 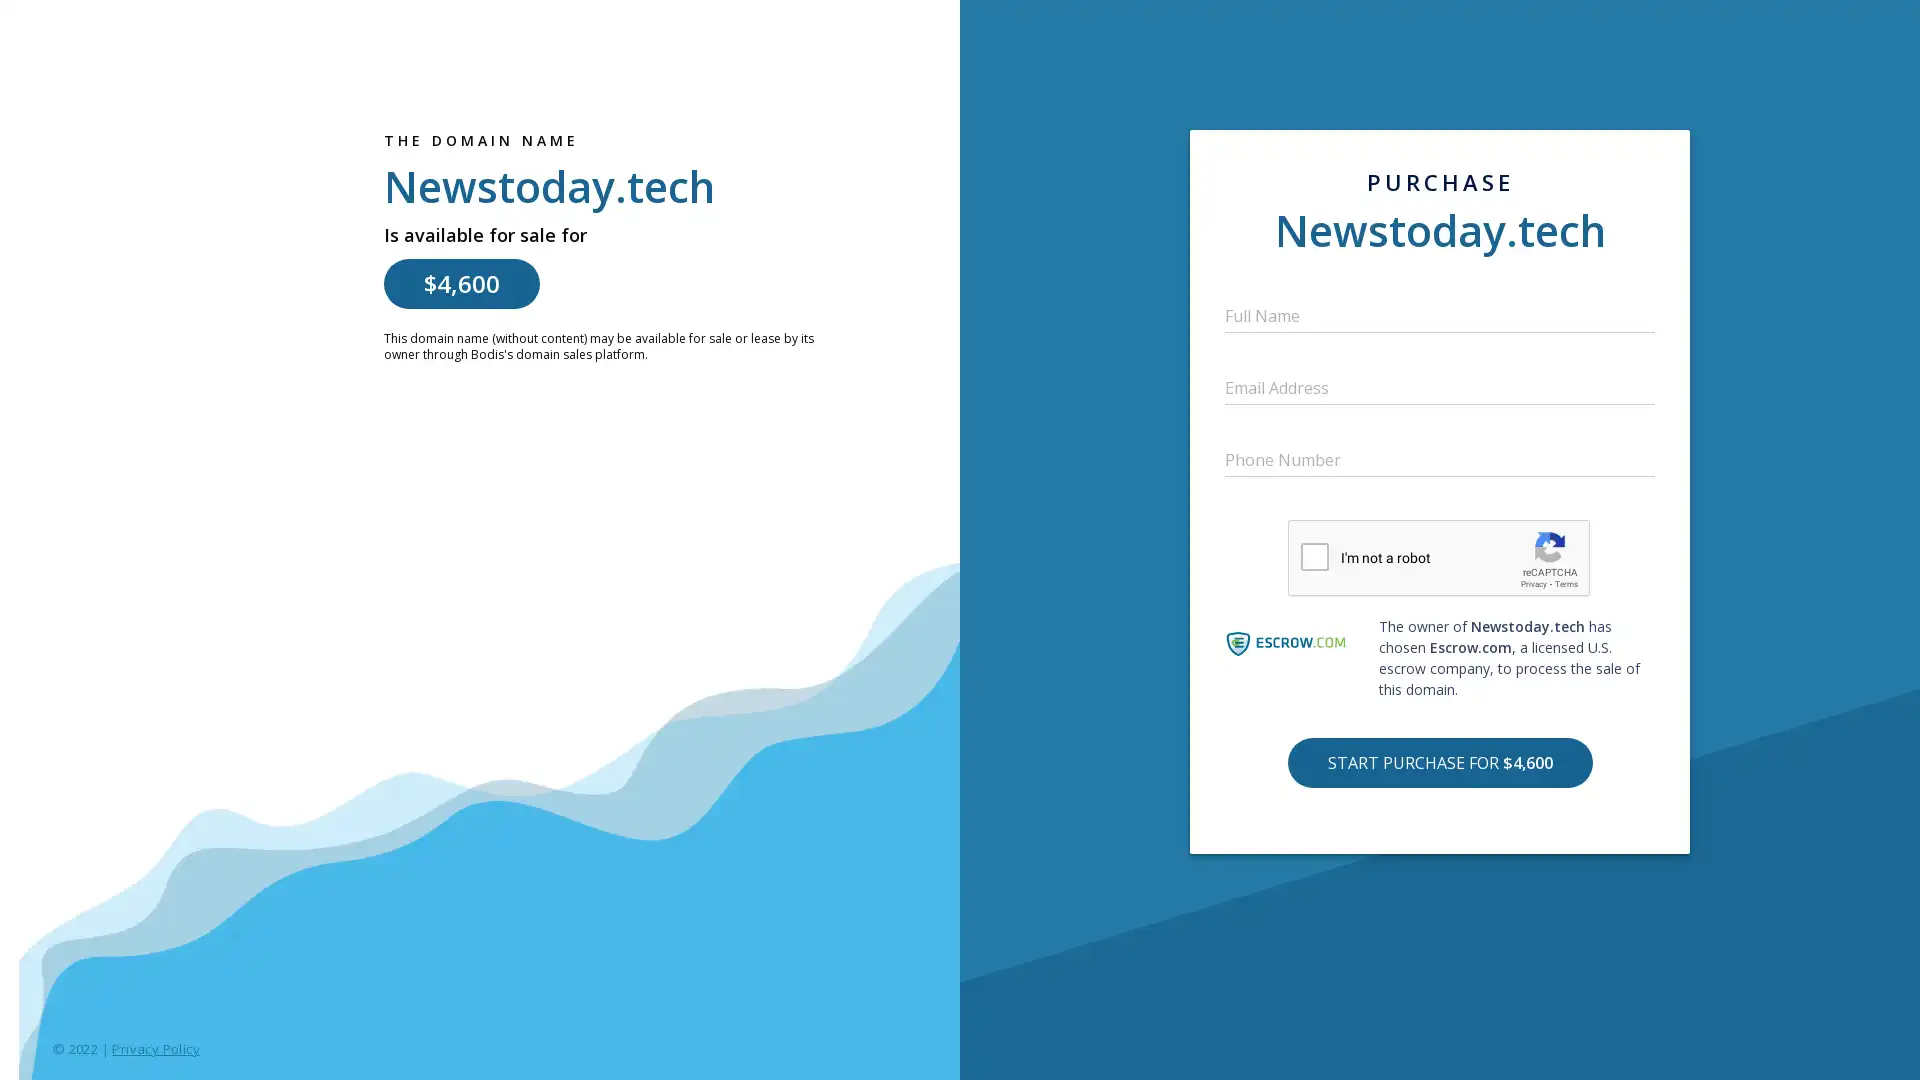 I want to click on START PURCHASE FOR $4,600, so click(x=1438, y=762).